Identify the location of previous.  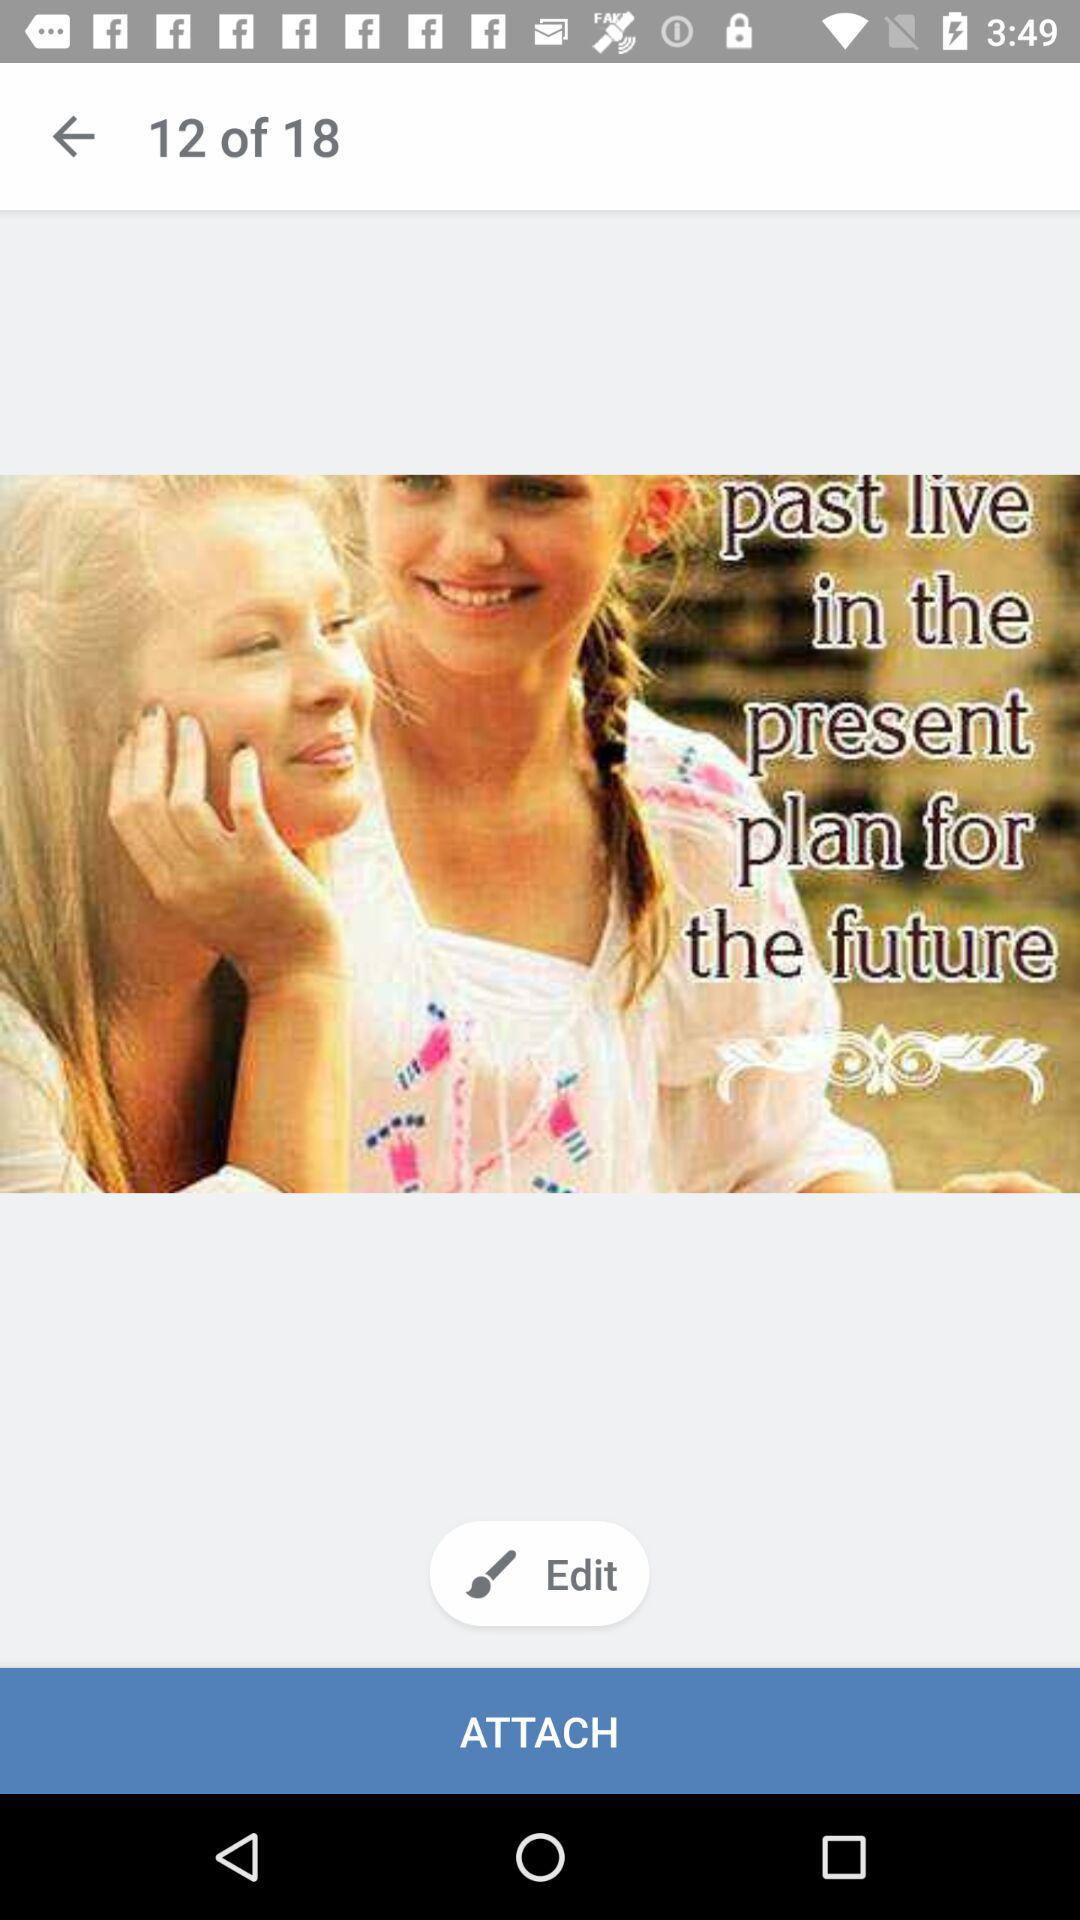
(72, 135).